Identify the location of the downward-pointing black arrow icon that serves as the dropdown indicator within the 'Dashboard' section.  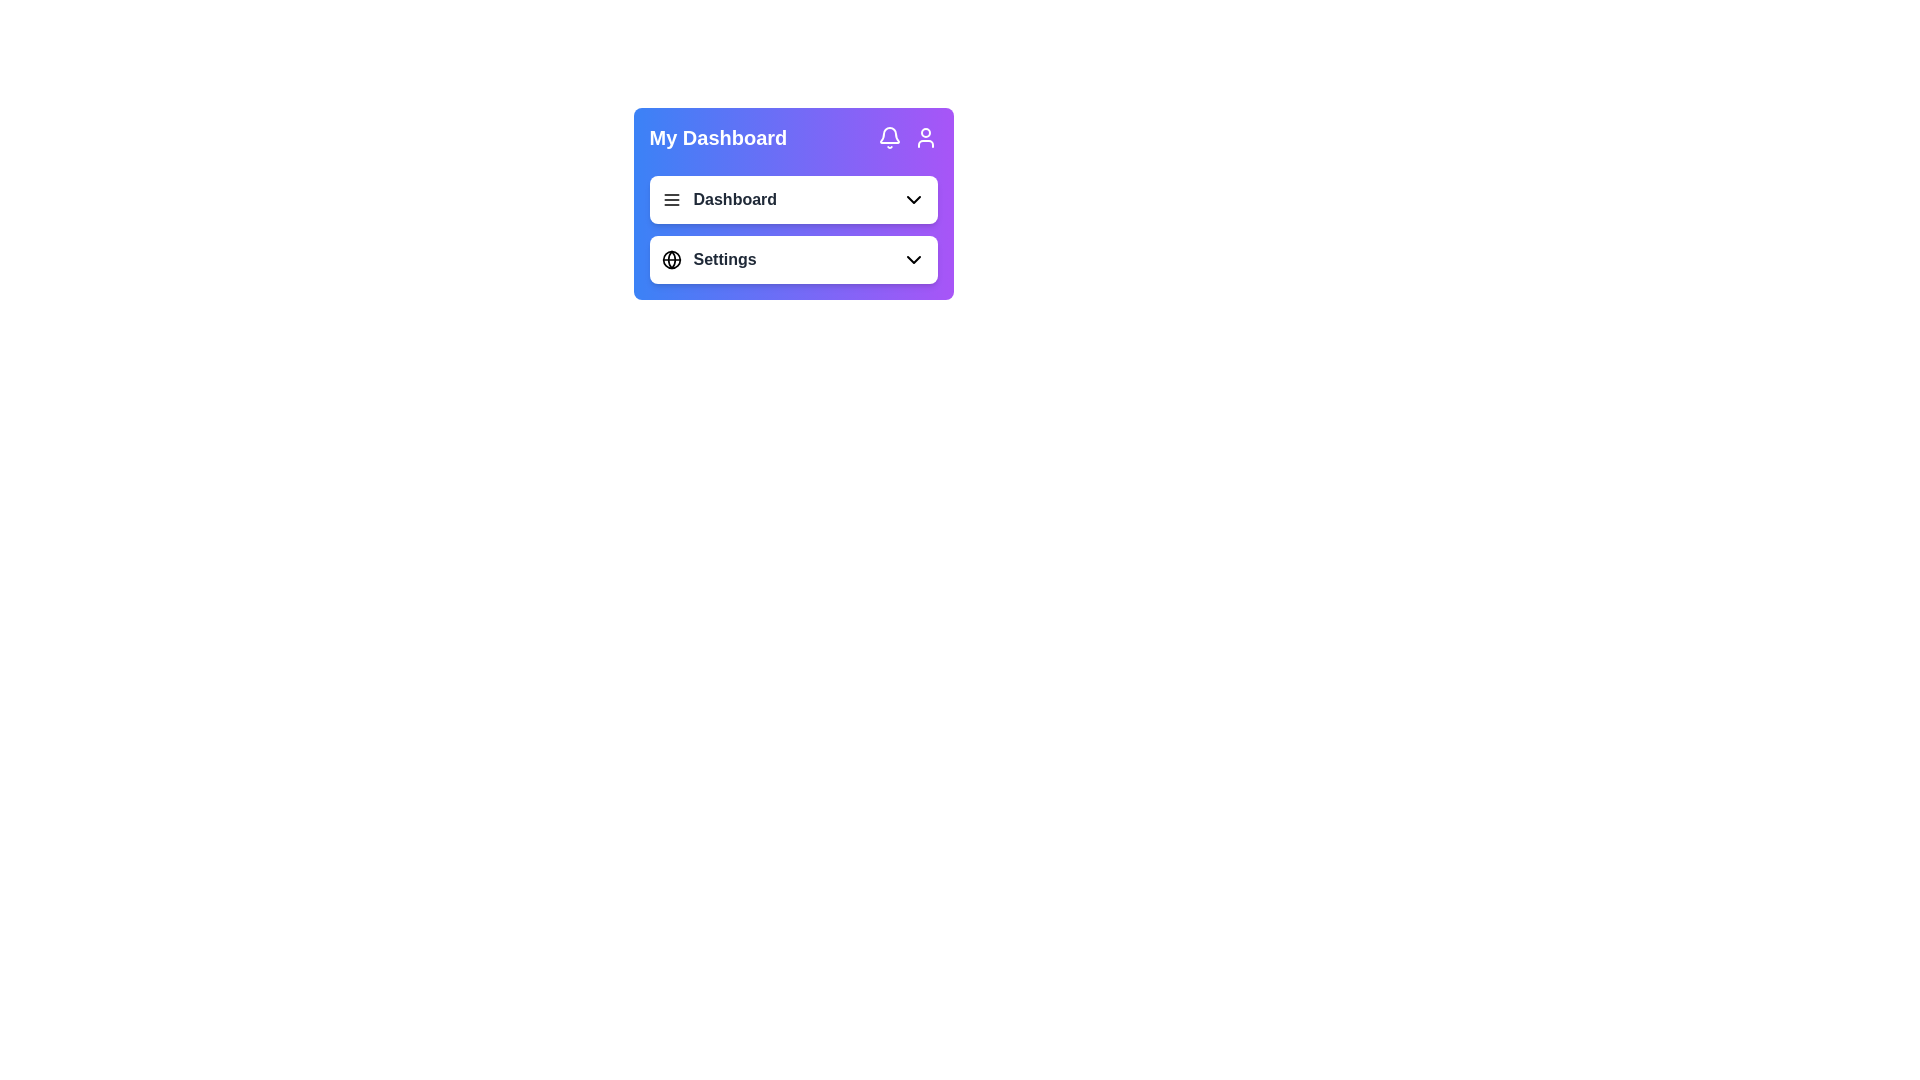
(912, 200).